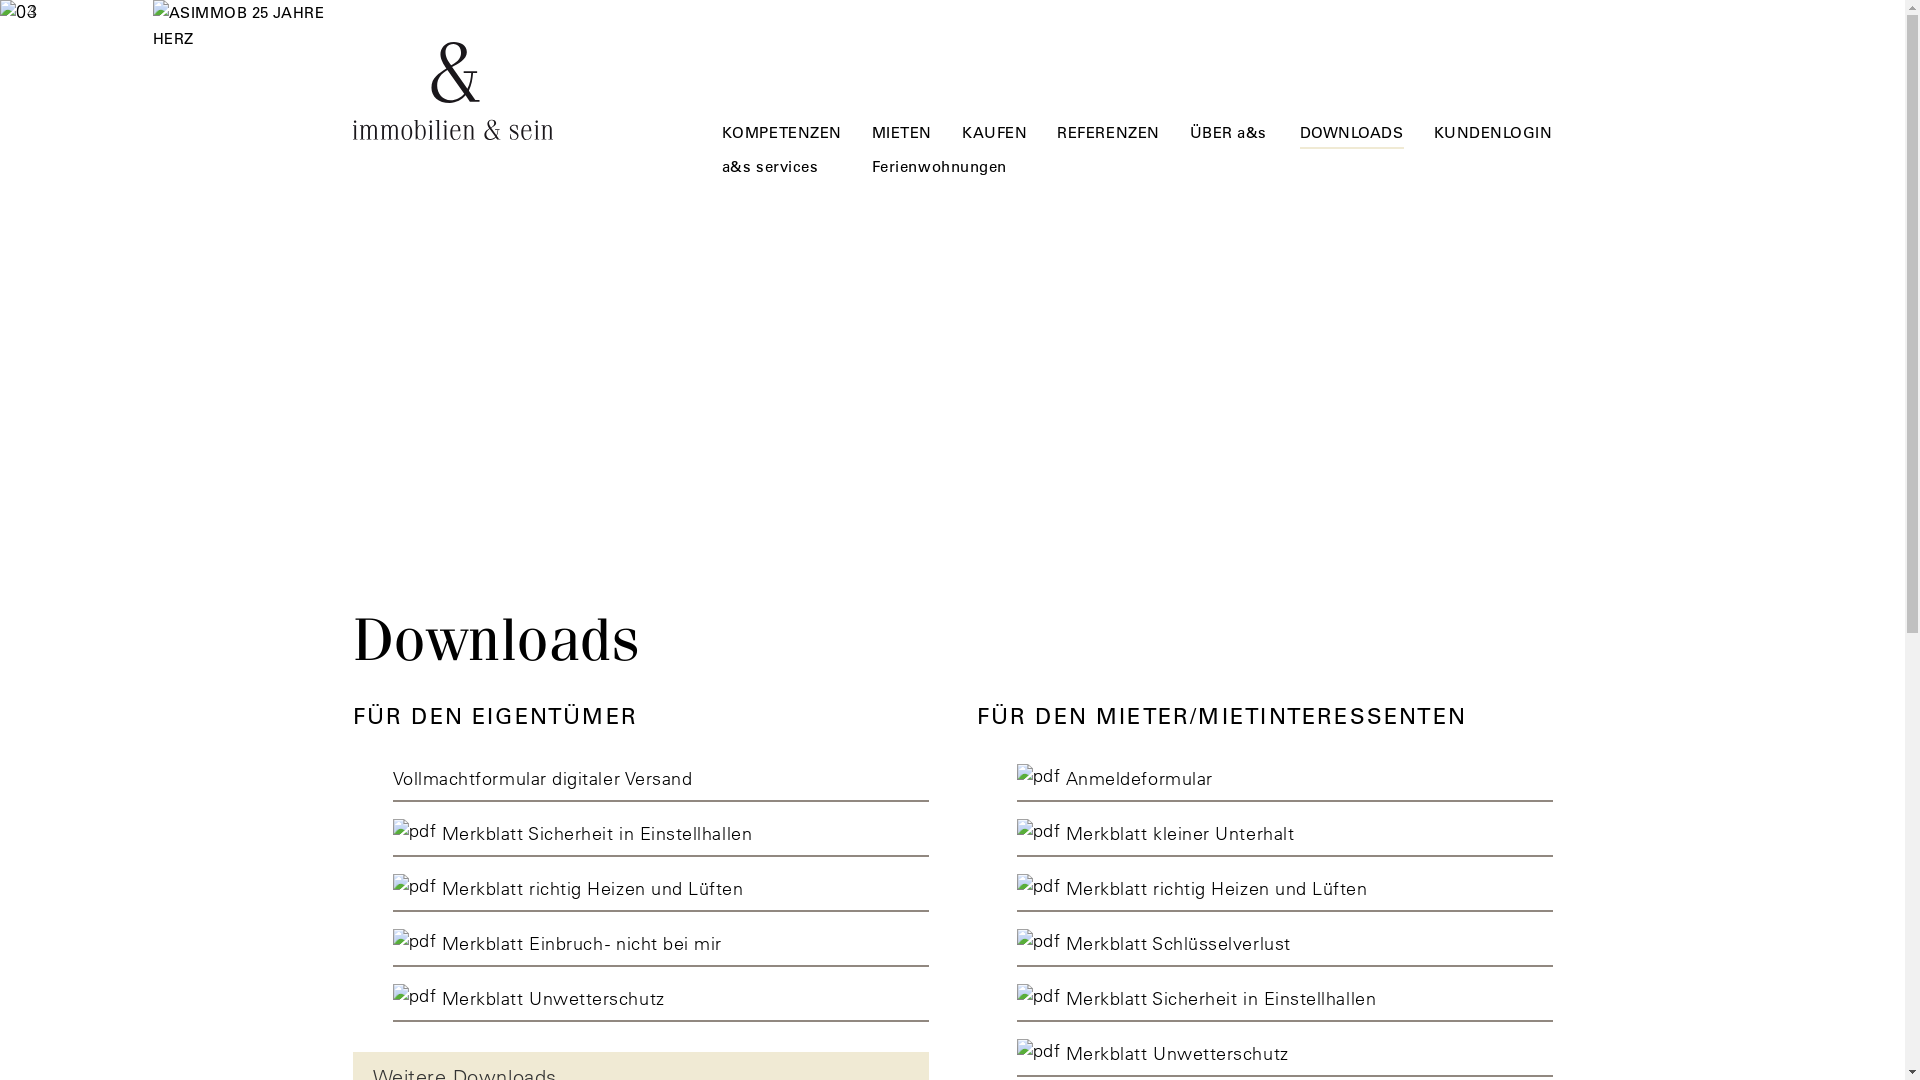  I want to click on 'KAUFEN', so click(994, 135).